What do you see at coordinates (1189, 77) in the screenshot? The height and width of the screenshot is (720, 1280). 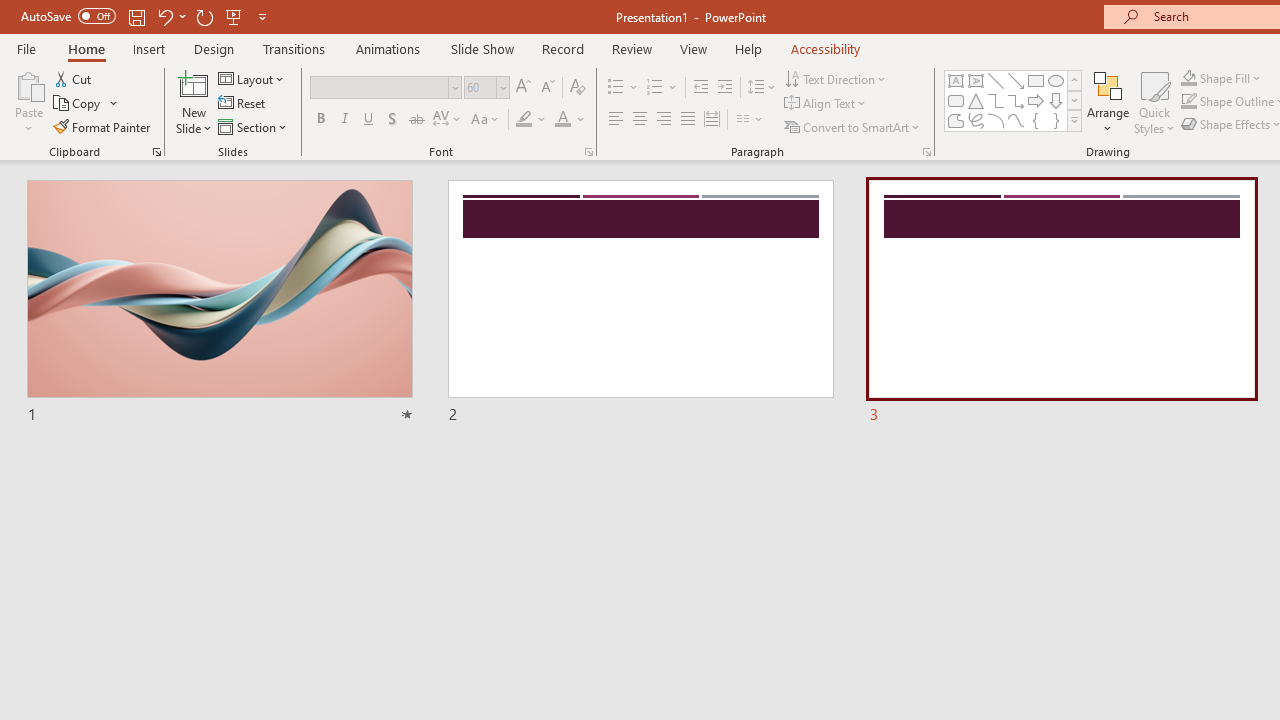 I see `'Shape Fill Orange, Accent 2'` at bounding box center [1189, 77].